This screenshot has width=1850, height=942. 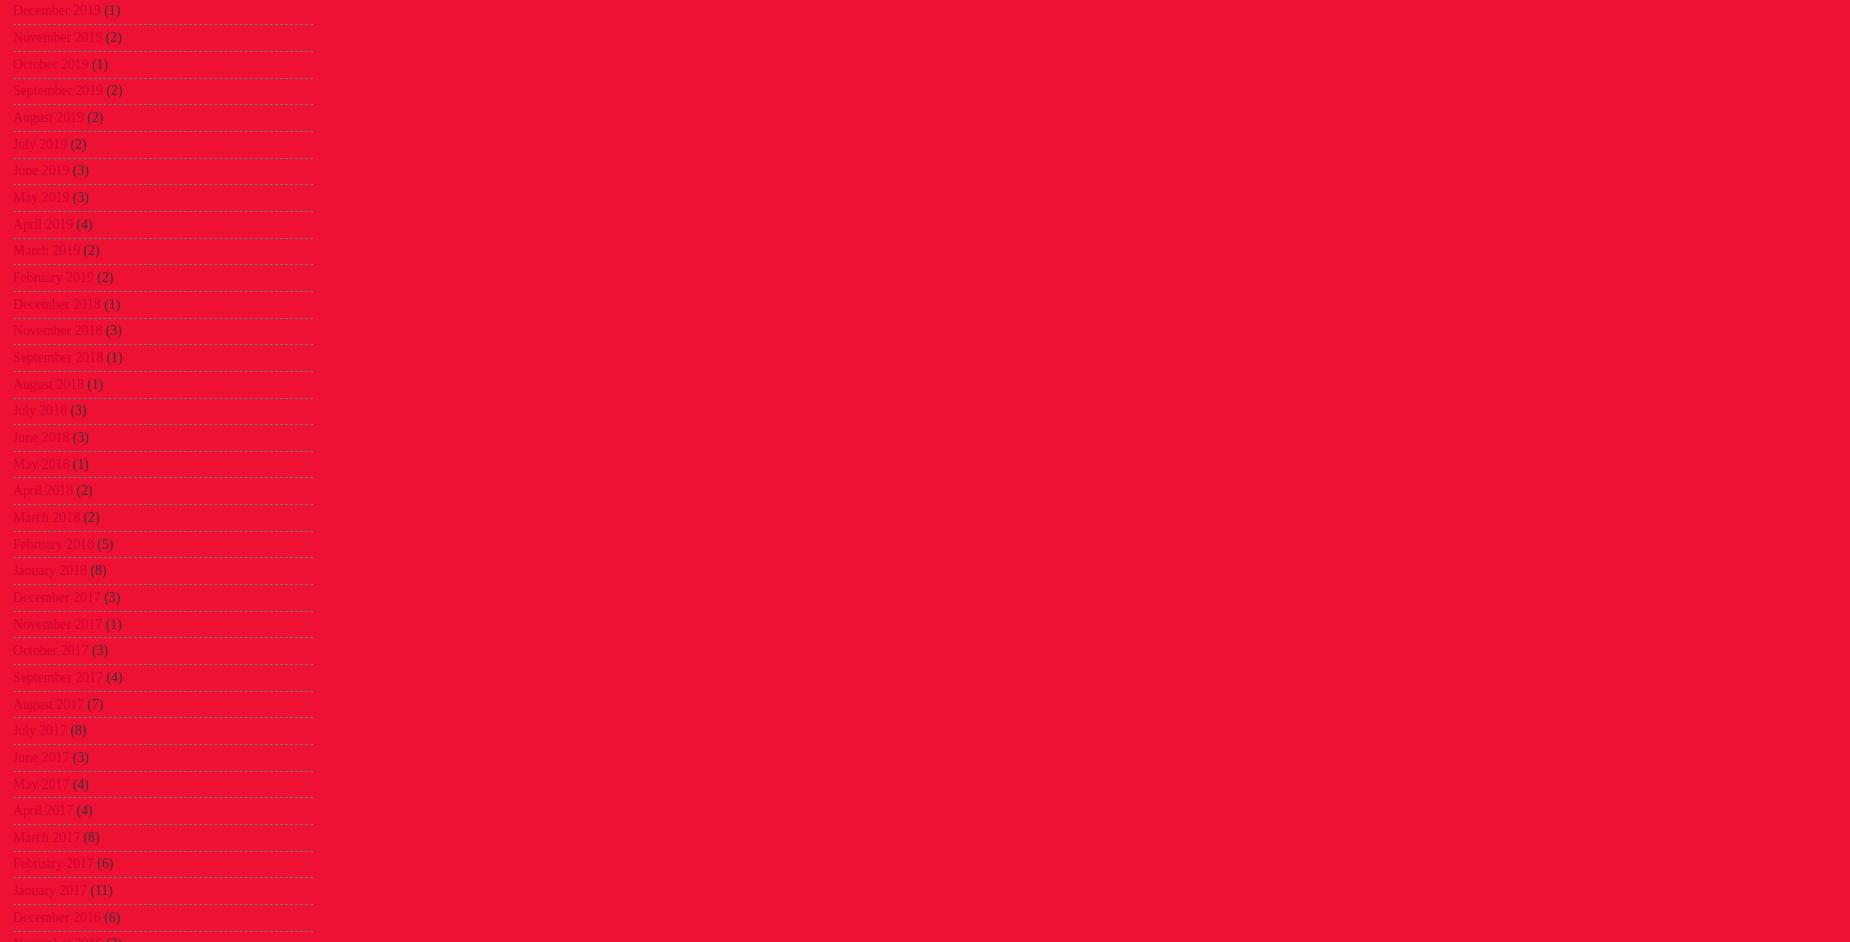 I want to click on 'November 2018', so click(x=56, y=330).